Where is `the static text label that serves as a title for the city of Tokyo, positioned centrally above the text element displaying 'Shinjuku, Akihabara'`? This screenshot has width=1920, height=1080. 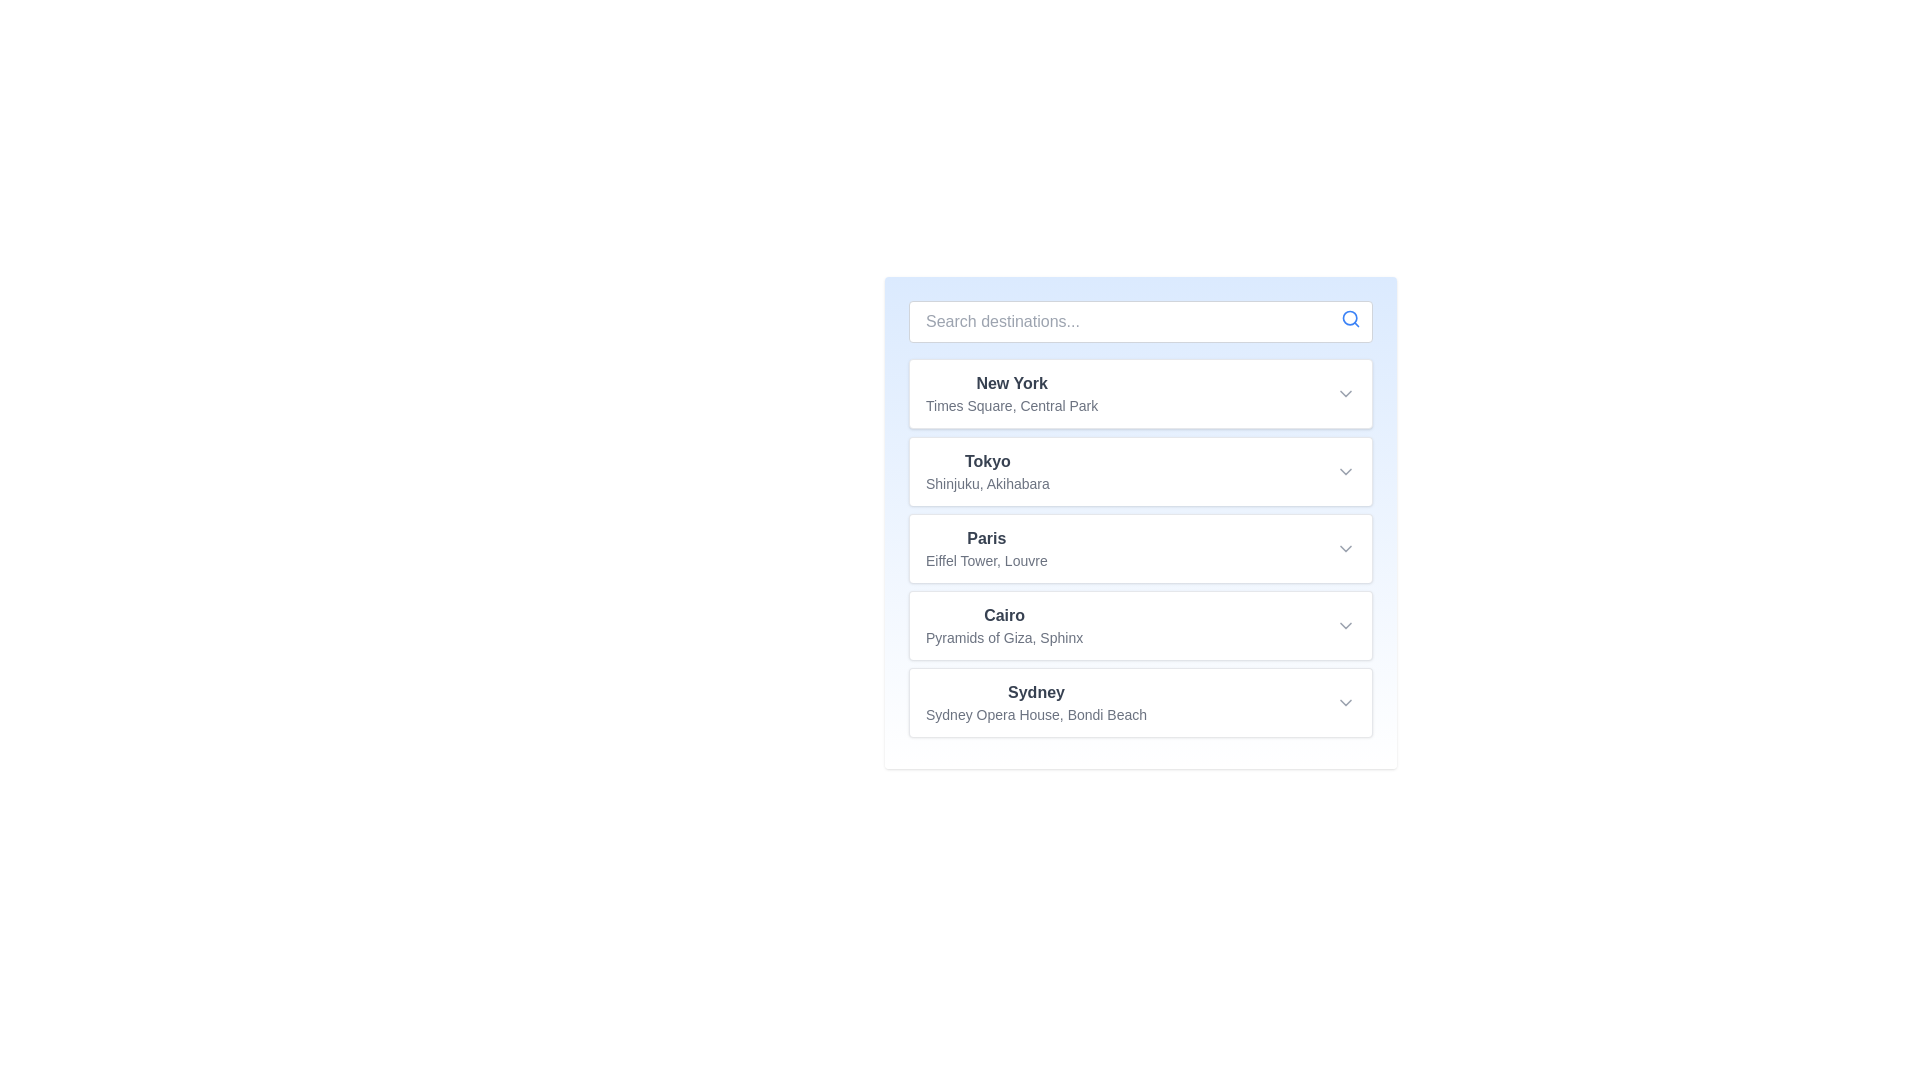
the static text label that serves as a title for the city of Tokyo, positioned centrally above the text element displaying 'Shinjuku, Akihabara' is located at coordinates (987, 462).